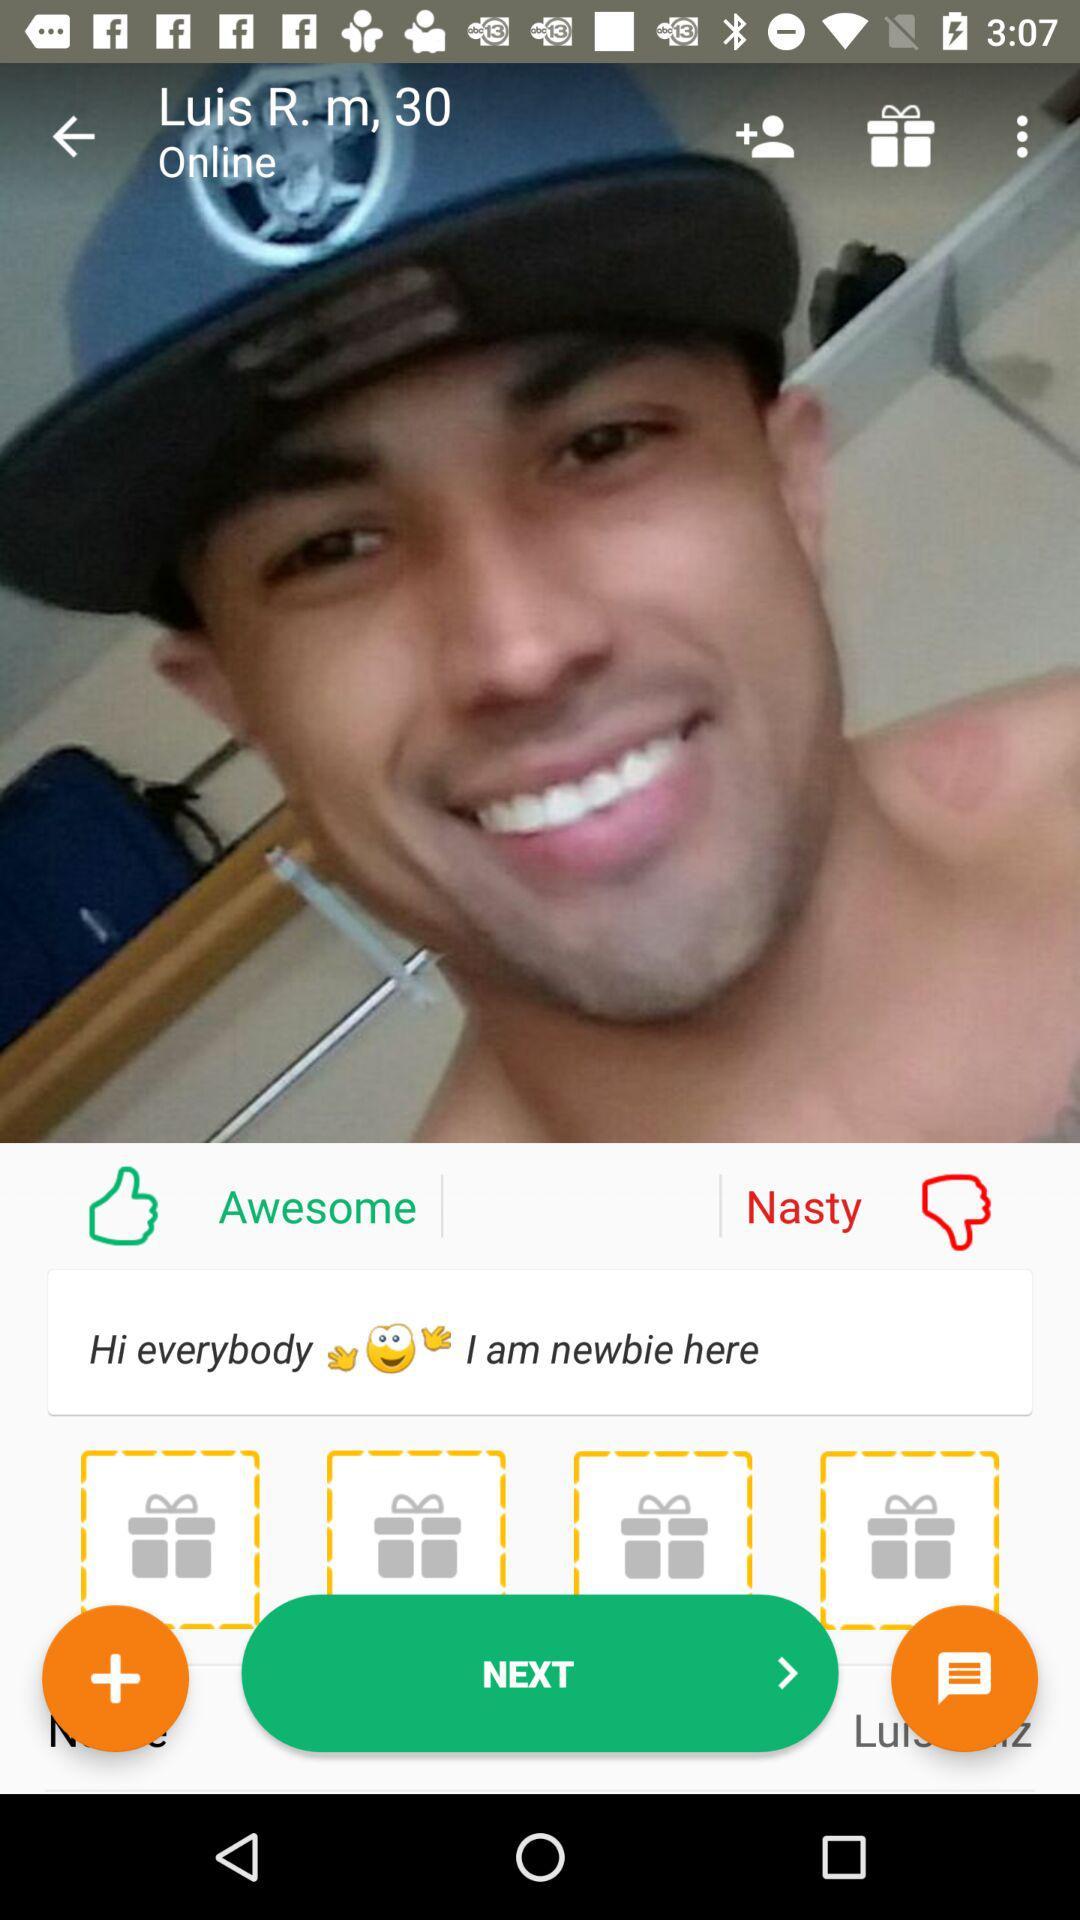 The width and height of the screenshot is (1080, 1920). I want to click on the item below hi everybody h, so click(169, 1538).